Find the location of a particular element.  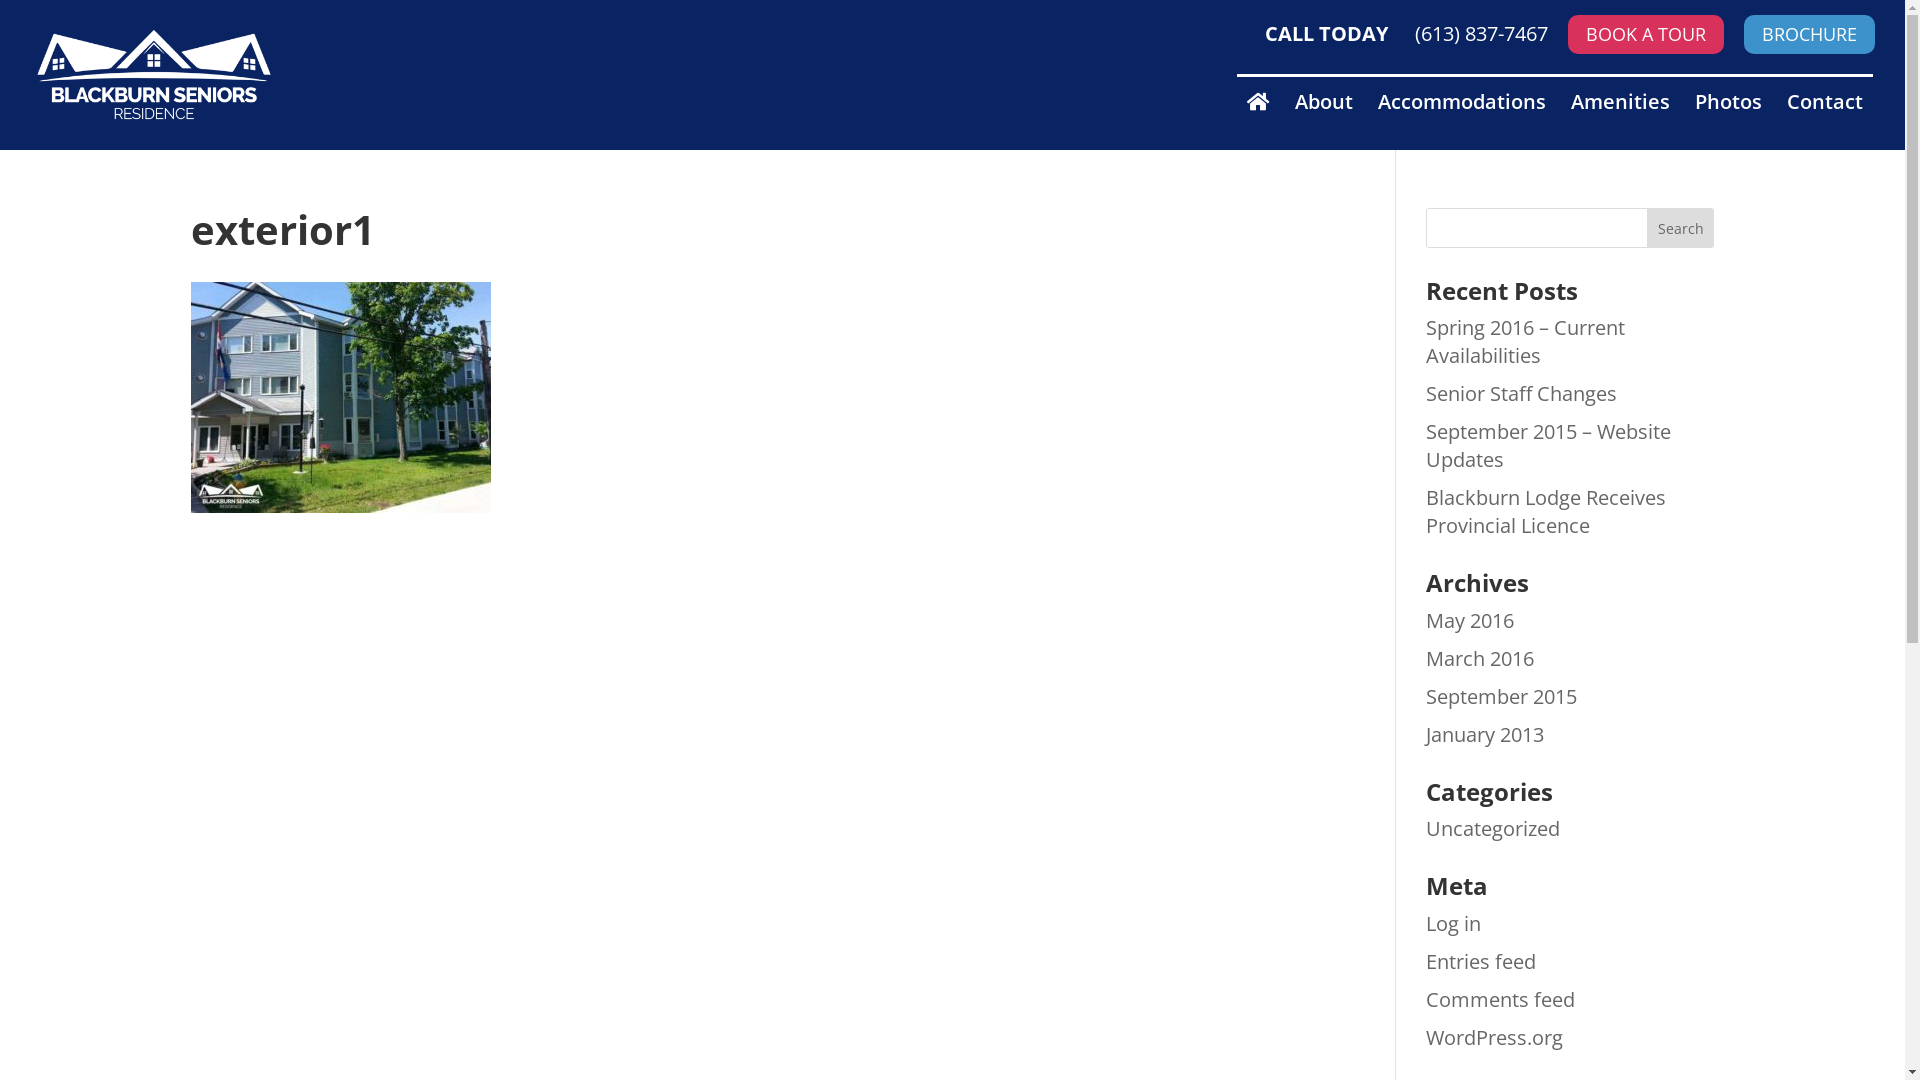

'May 2016' is located at coordinates (1469, 619).